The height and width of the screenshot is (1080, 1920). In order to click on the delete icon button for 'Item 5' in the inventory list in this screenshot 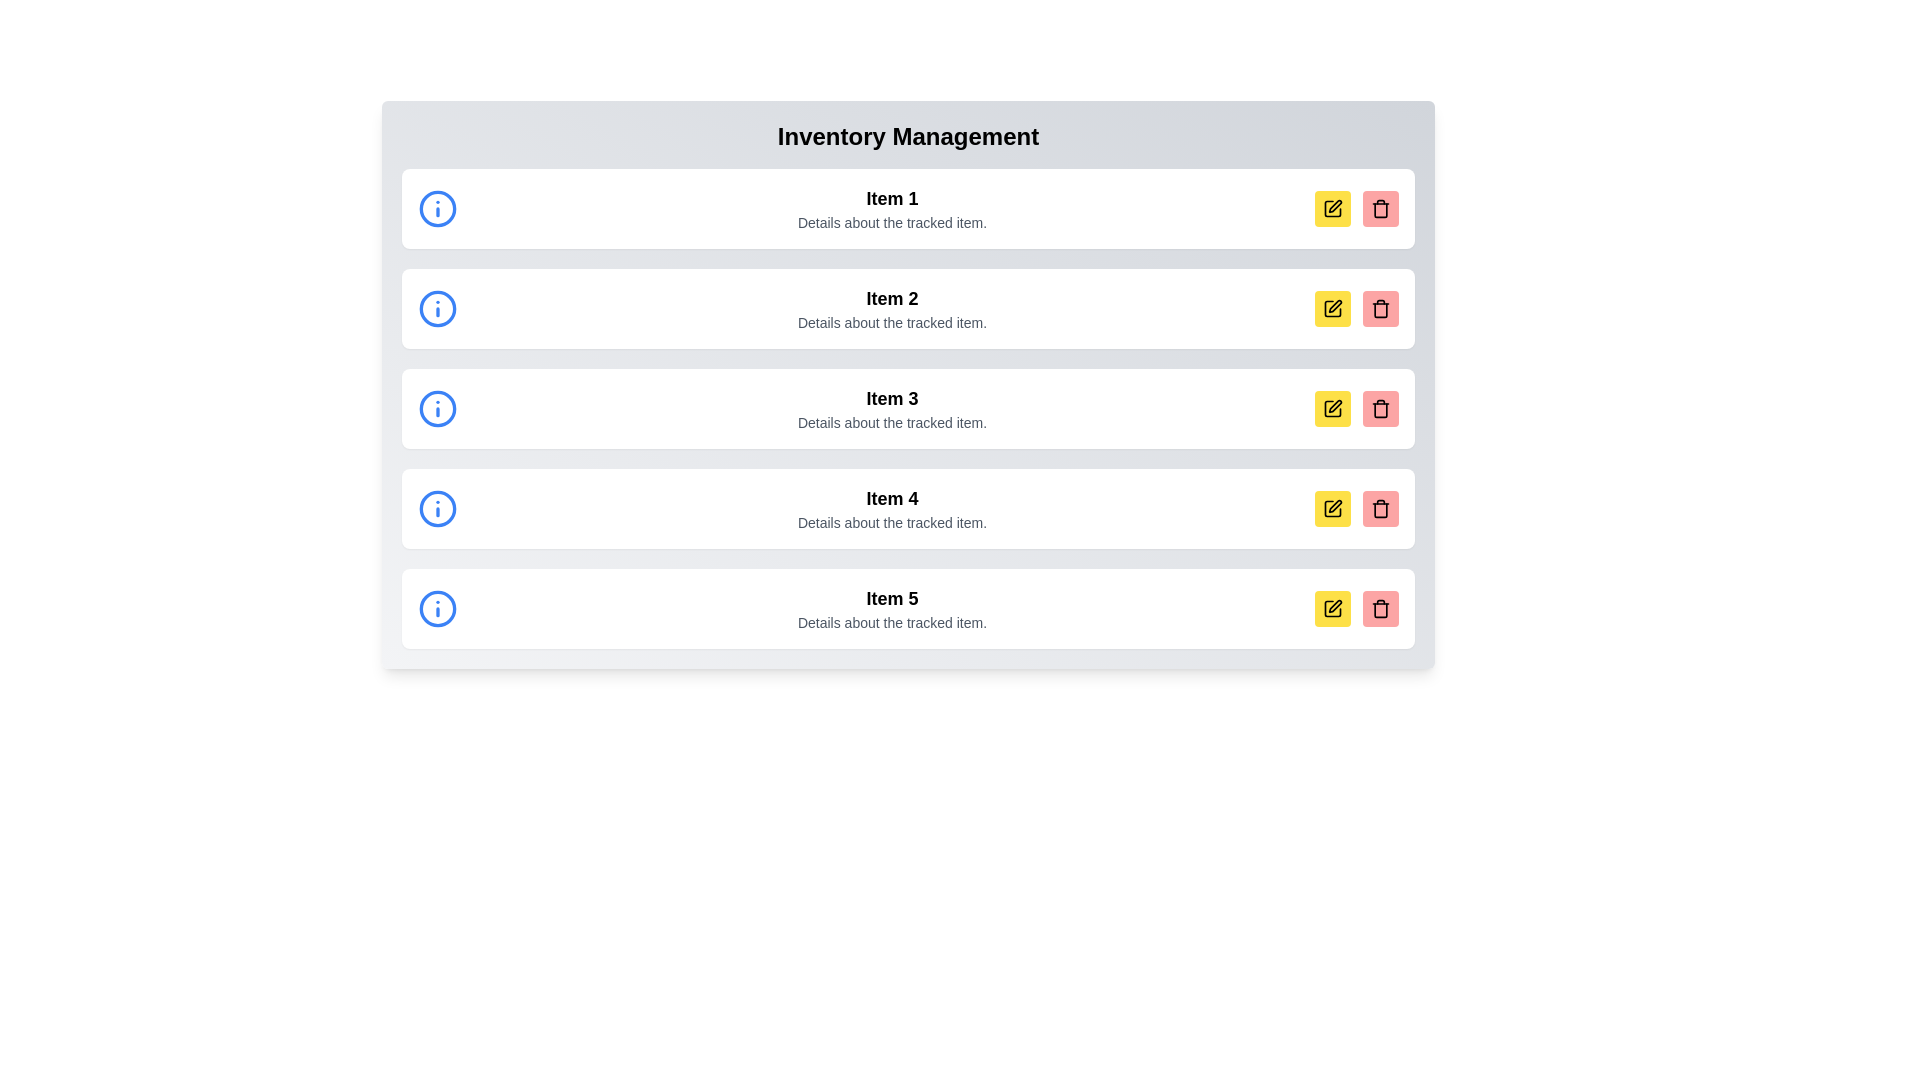, I will do `click(1380, 608)`.